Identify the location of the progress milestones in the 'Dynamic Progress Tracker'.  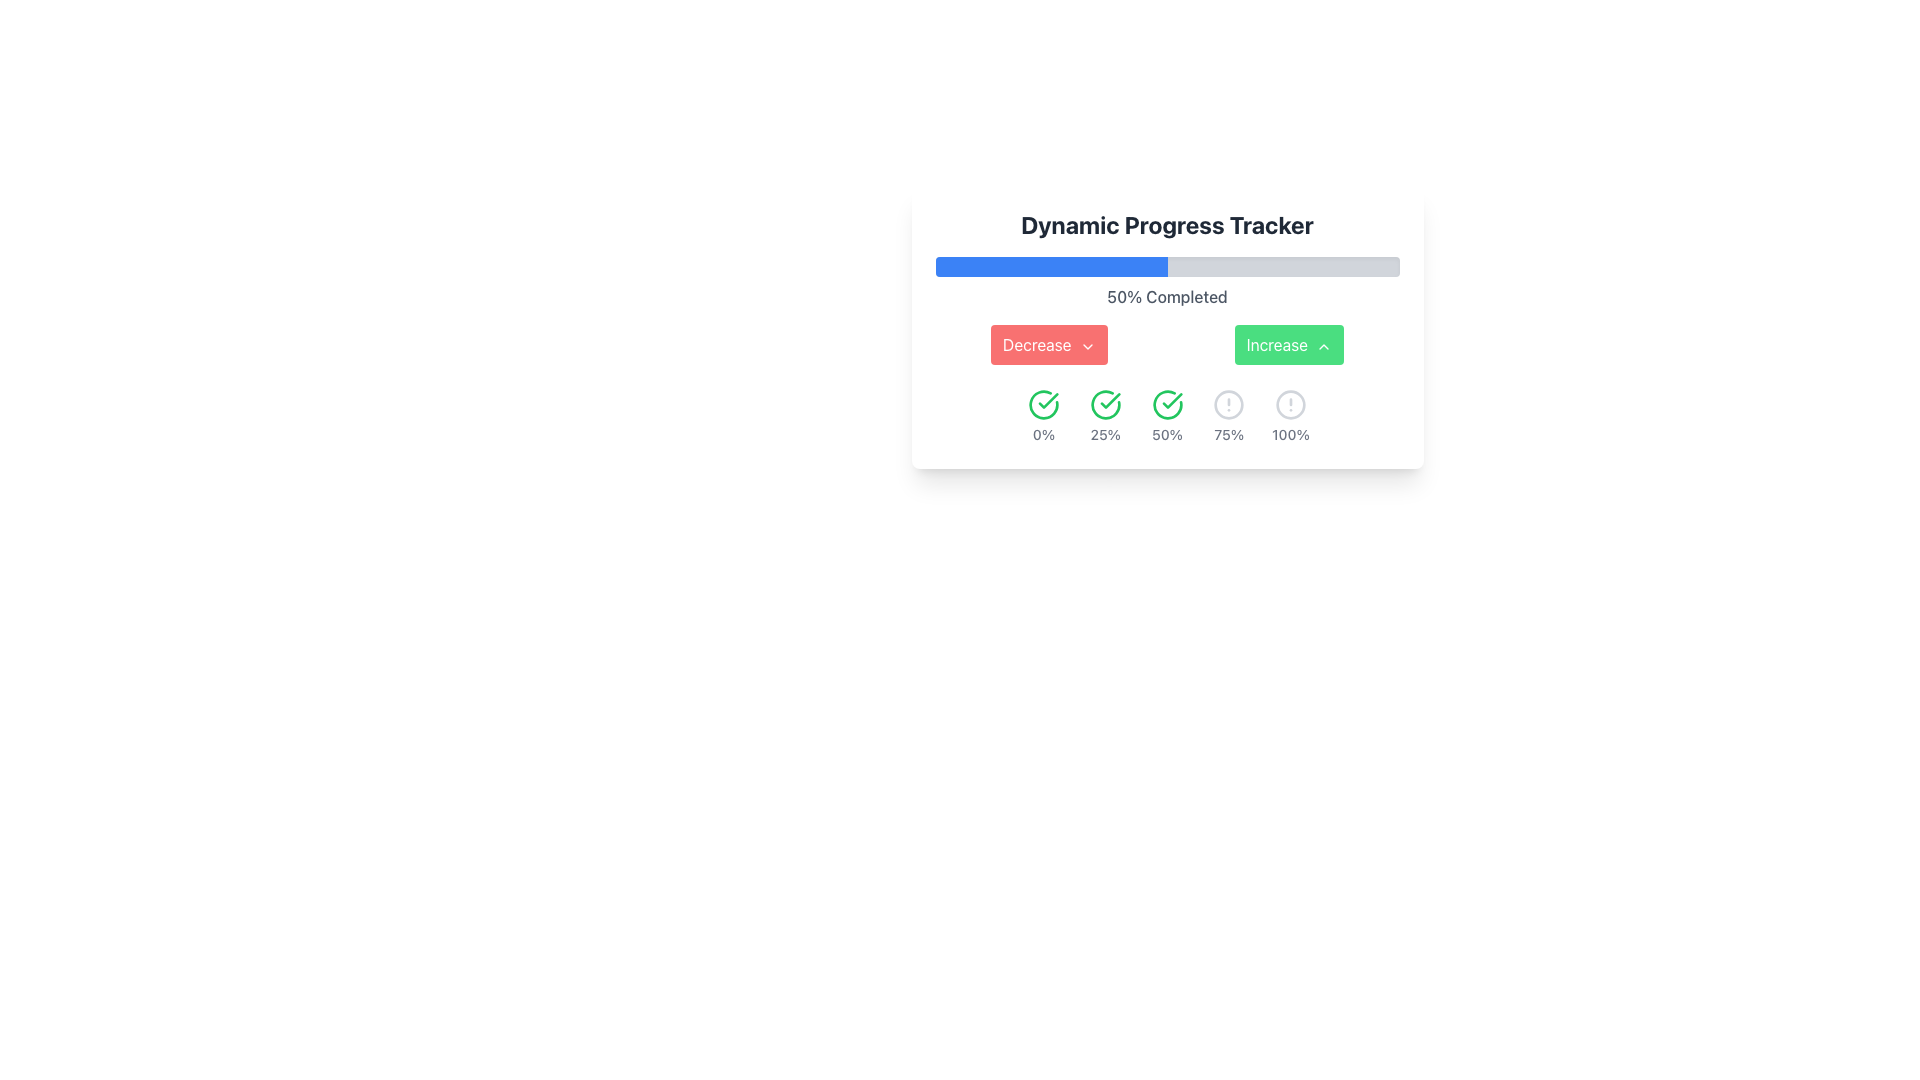
(1167, 326).